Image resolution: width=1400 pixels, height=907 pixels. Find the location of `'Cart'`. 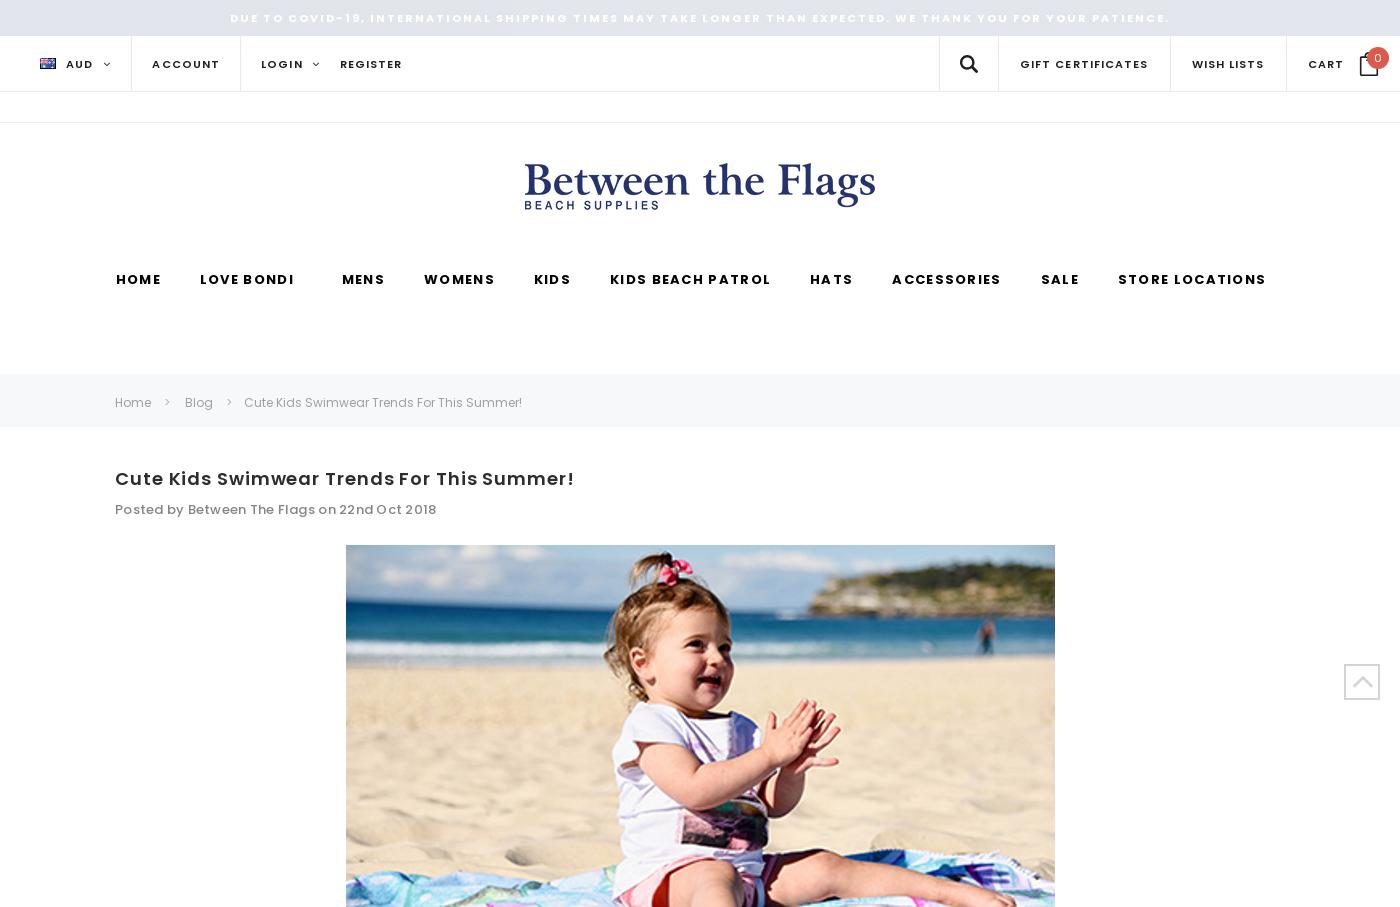

'Cart' is located at coordinates (1325, 63).